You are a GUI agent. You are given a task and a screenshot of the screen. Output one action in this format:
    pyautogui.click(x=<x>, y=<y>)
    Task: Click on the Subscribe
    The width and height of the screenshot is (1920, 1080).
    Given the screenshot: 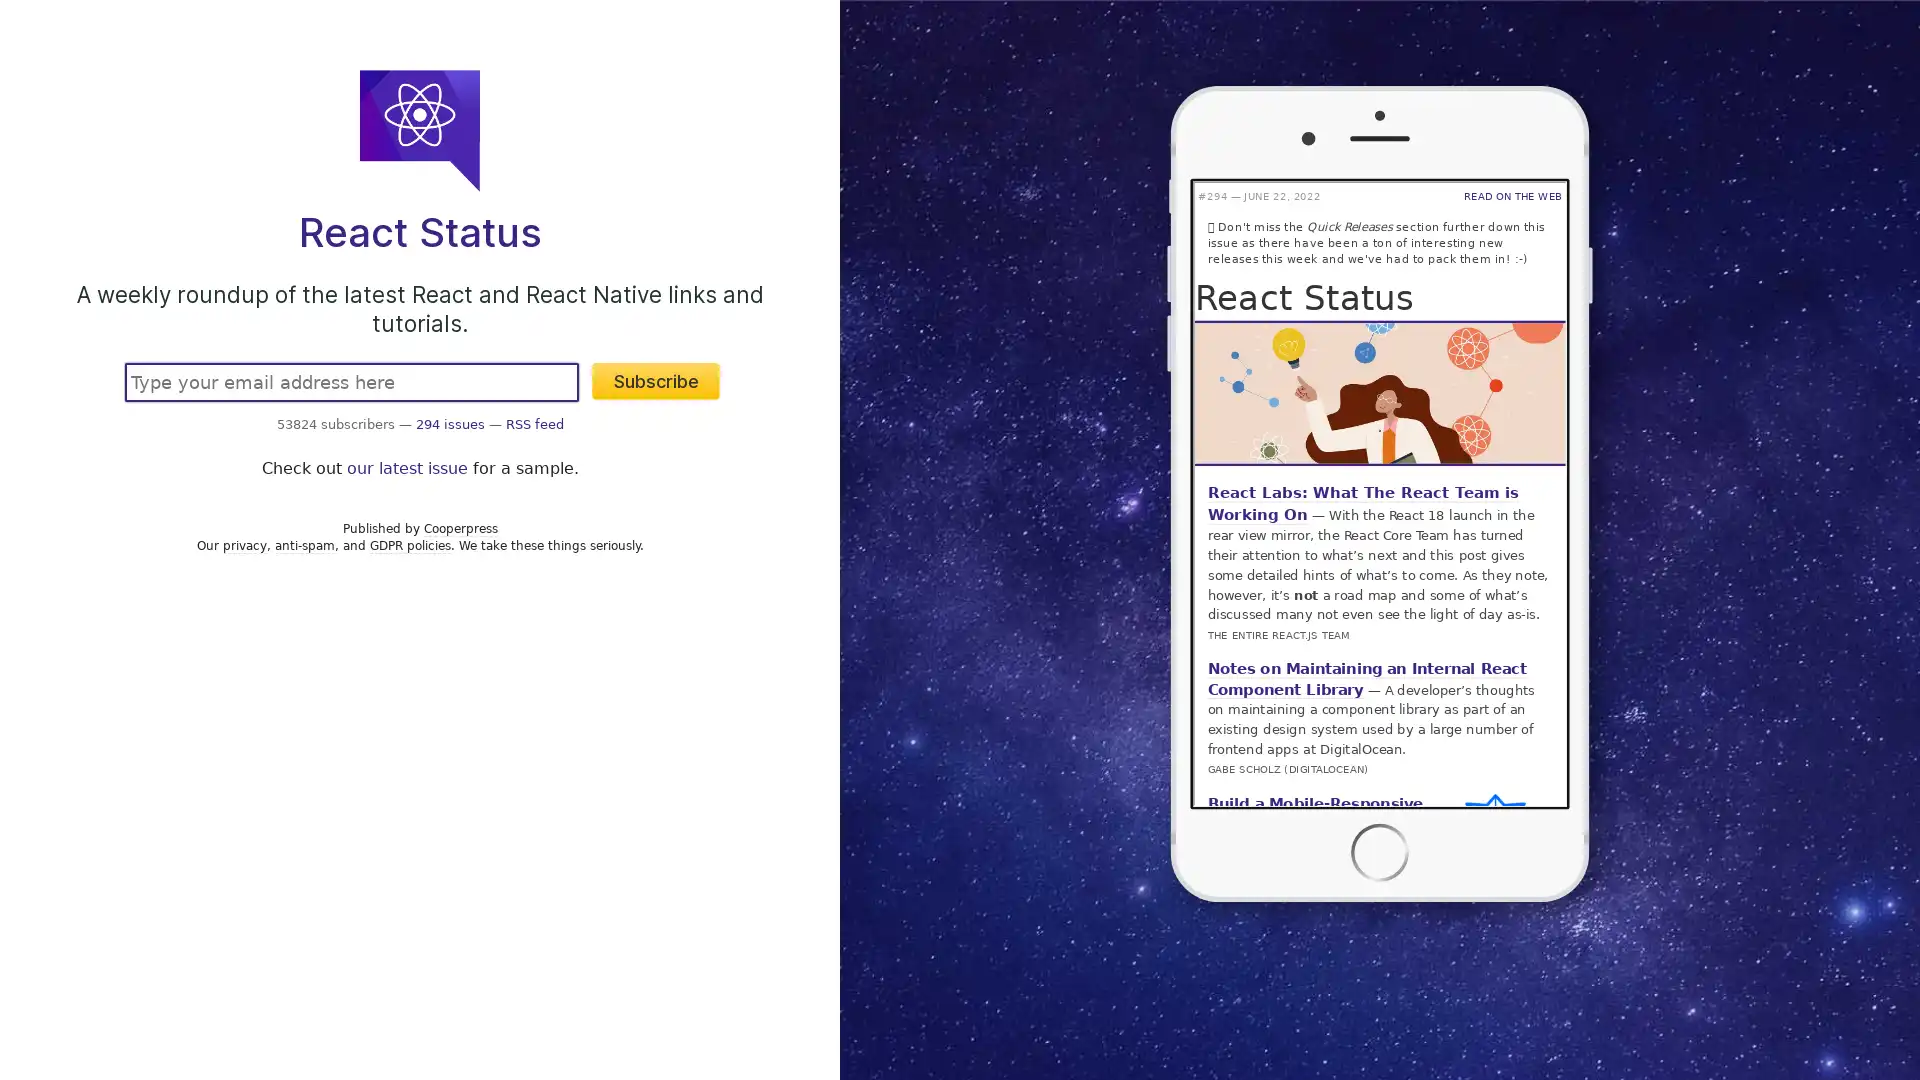 What is the action you would take?
    pyautogui.click(x=656, y=381)
    